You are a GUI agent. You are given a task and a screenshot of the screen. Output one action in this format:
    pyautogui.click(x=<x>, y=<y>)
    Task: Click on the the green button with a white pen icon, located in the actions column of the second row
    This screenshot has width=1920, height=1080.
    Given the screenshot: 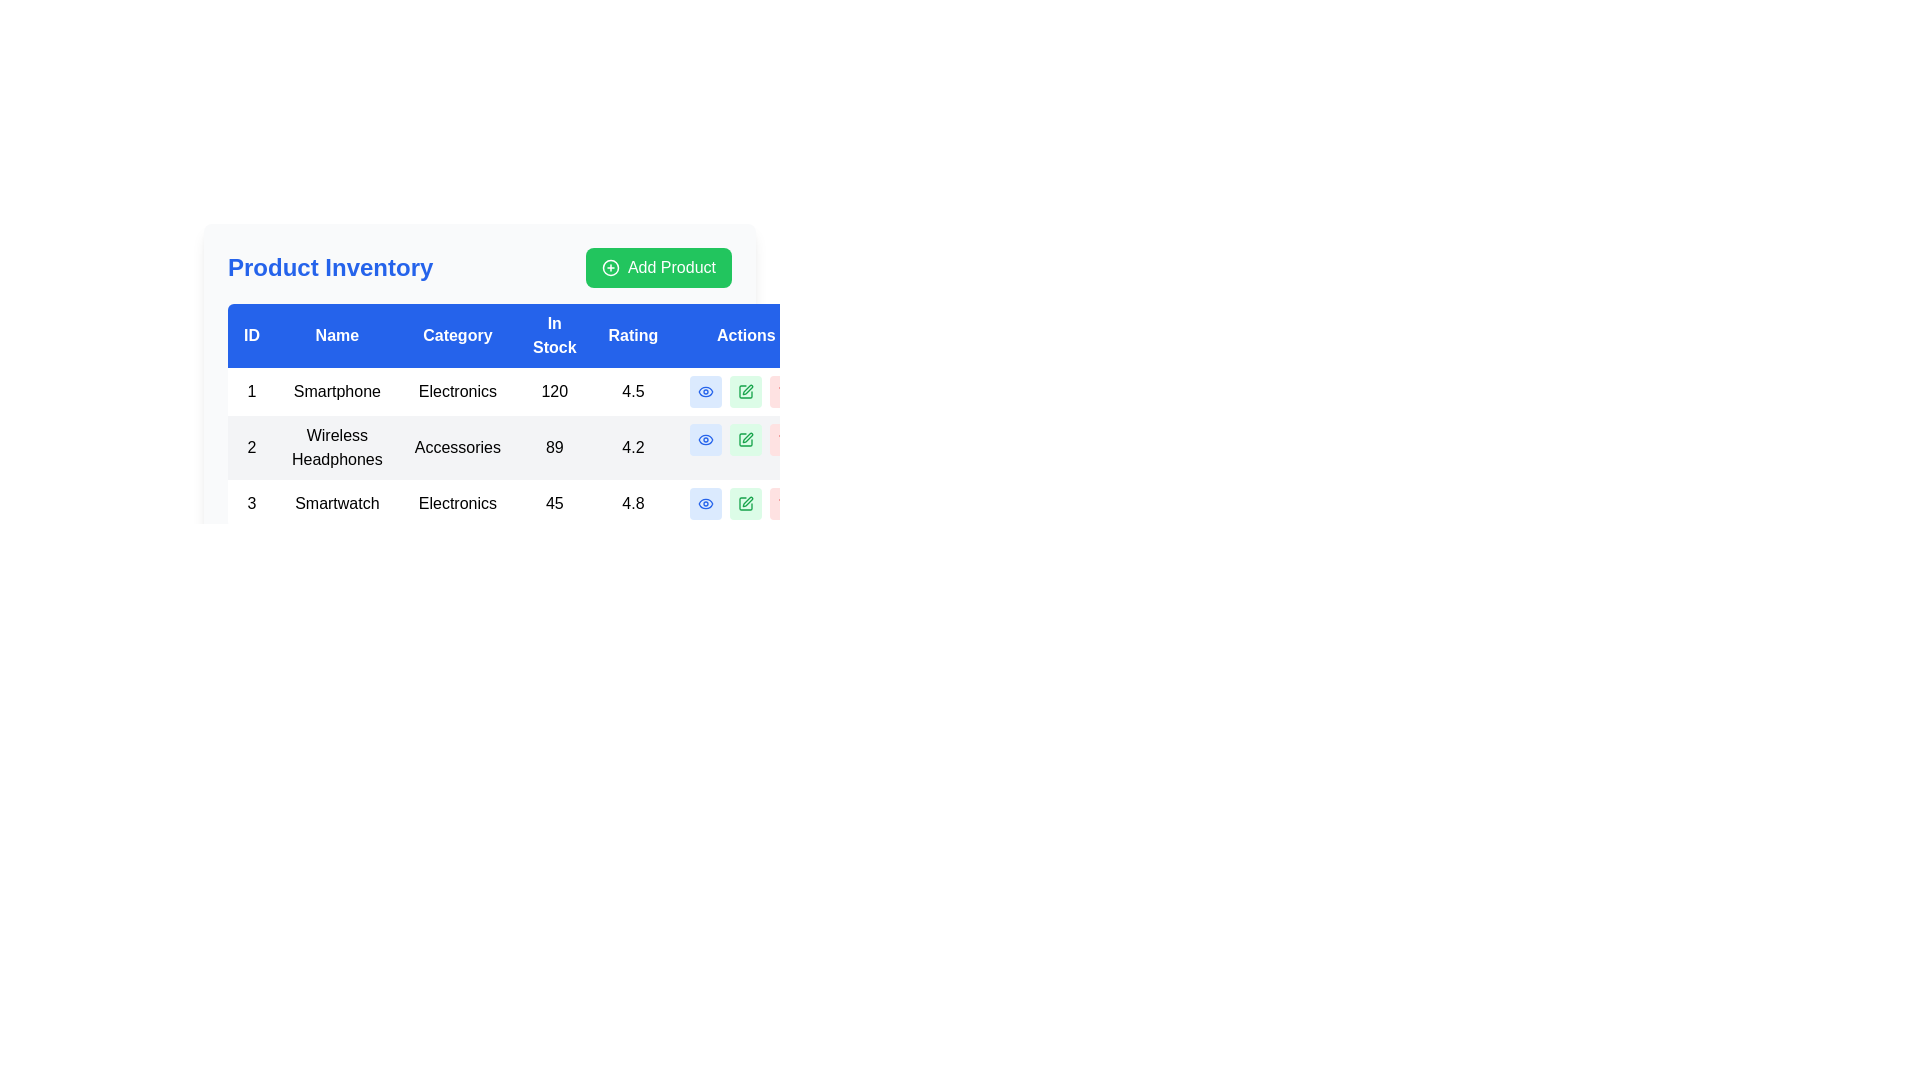 What is the action you would take?
    pyautogui.click(x=745, y=438)
    